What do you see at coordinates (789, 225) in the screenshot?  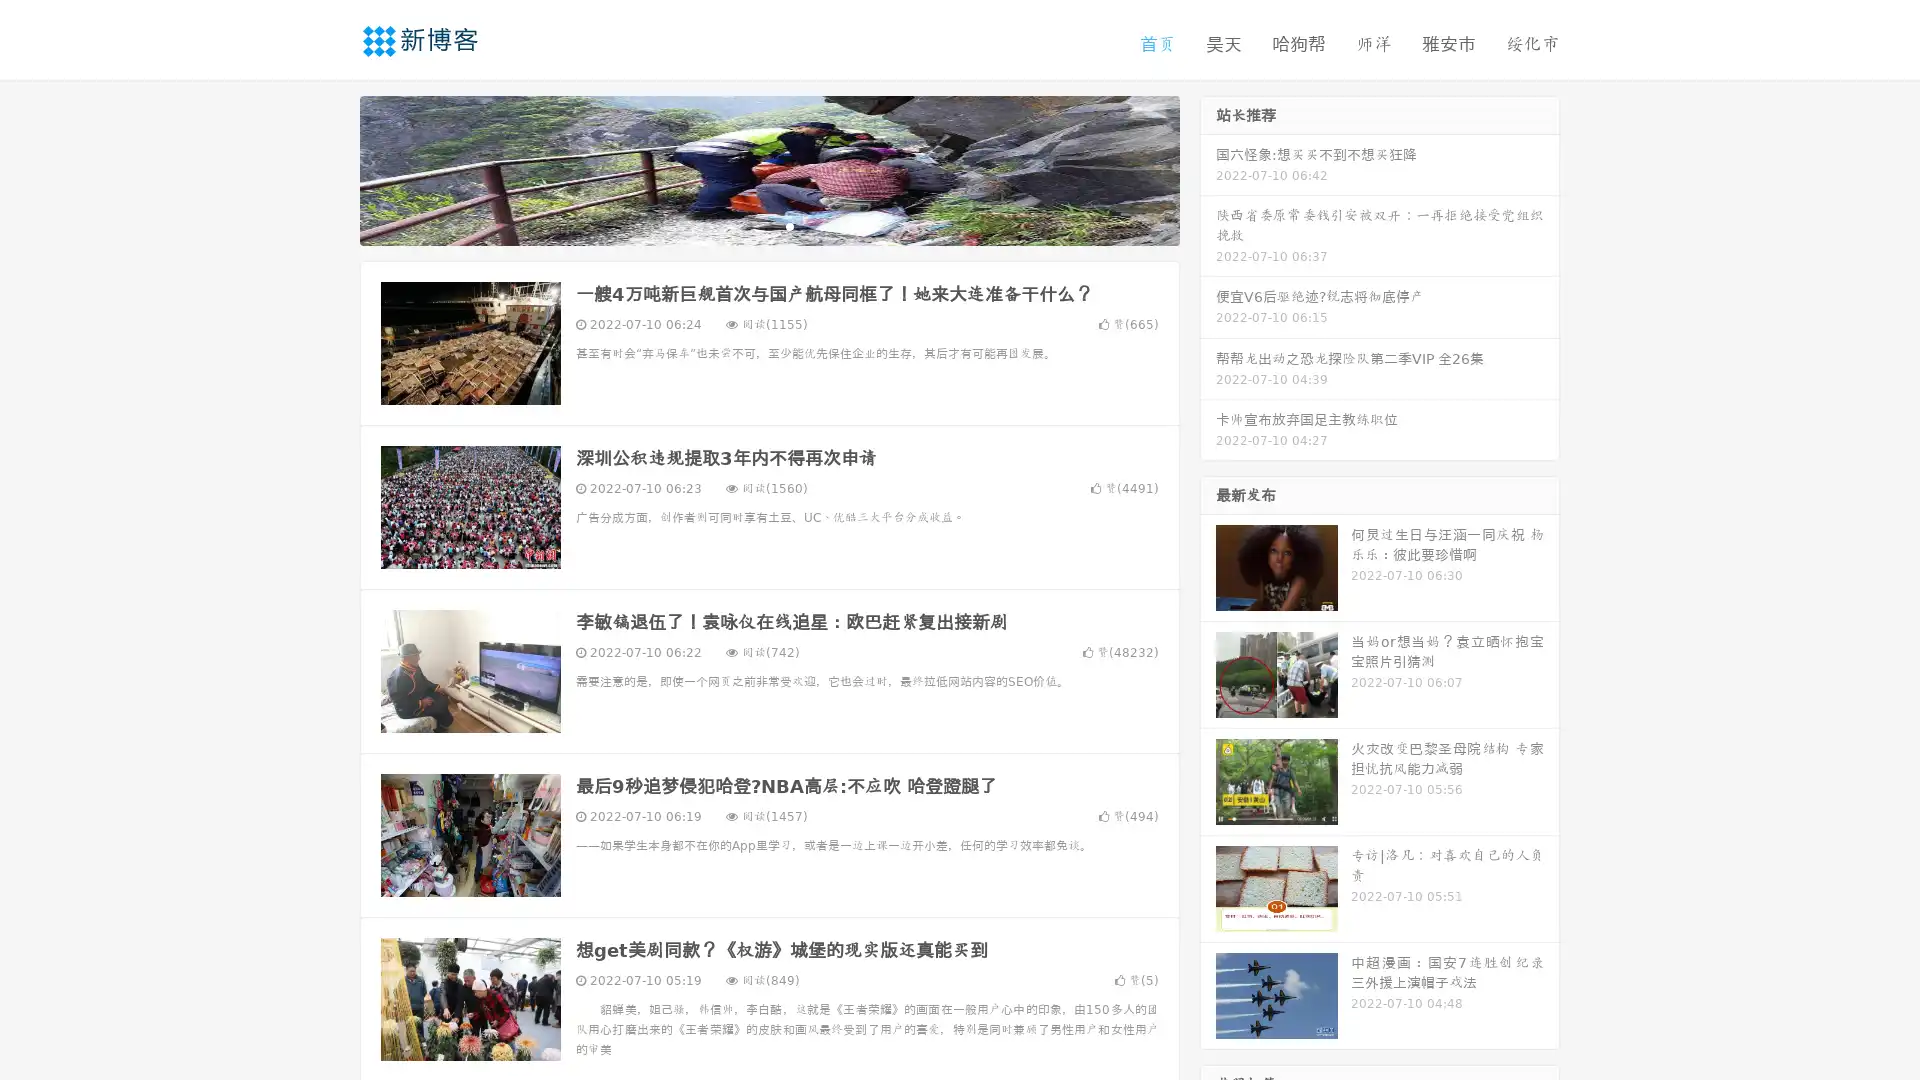 I see `Go to slide 3` at bounding box center [789, 225].